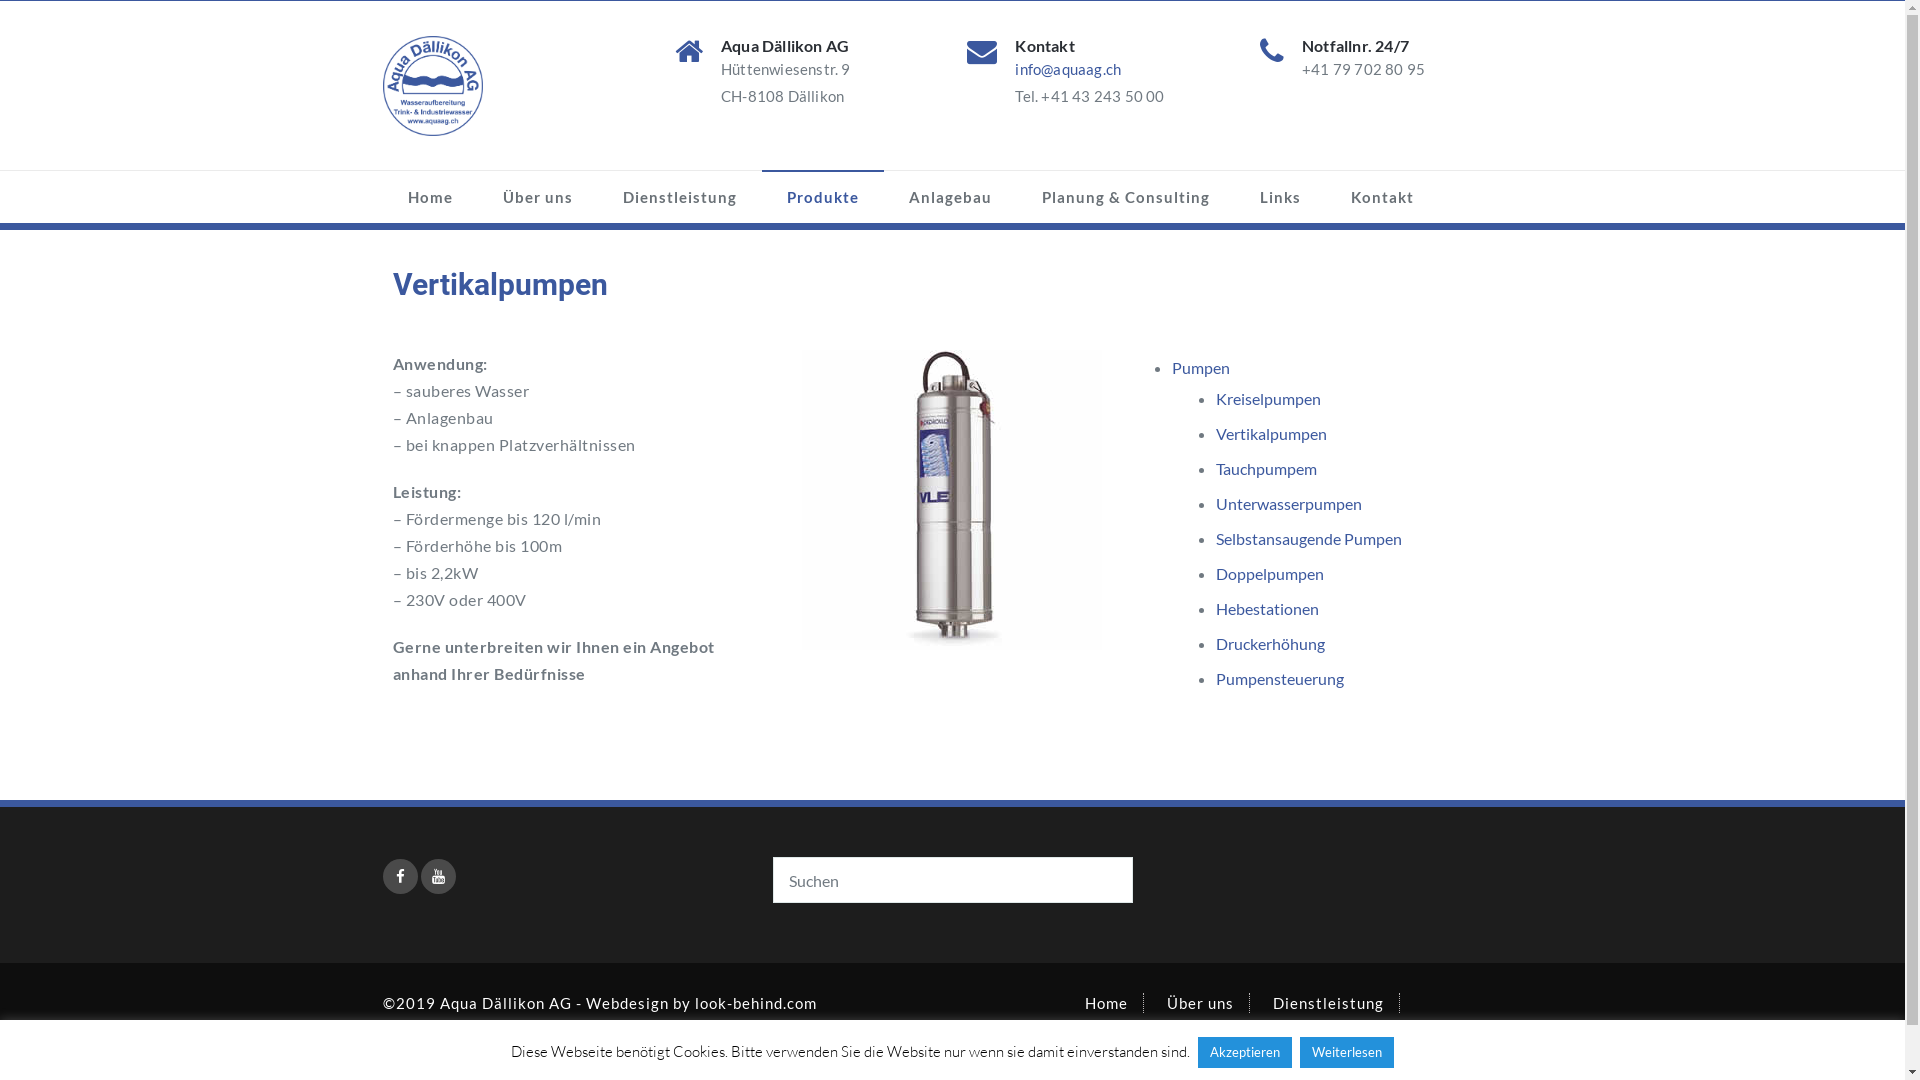 The width and height of the screenshot is (1920, 1080). I want to click on 'Doppelpumpen', so click(1269, 573).